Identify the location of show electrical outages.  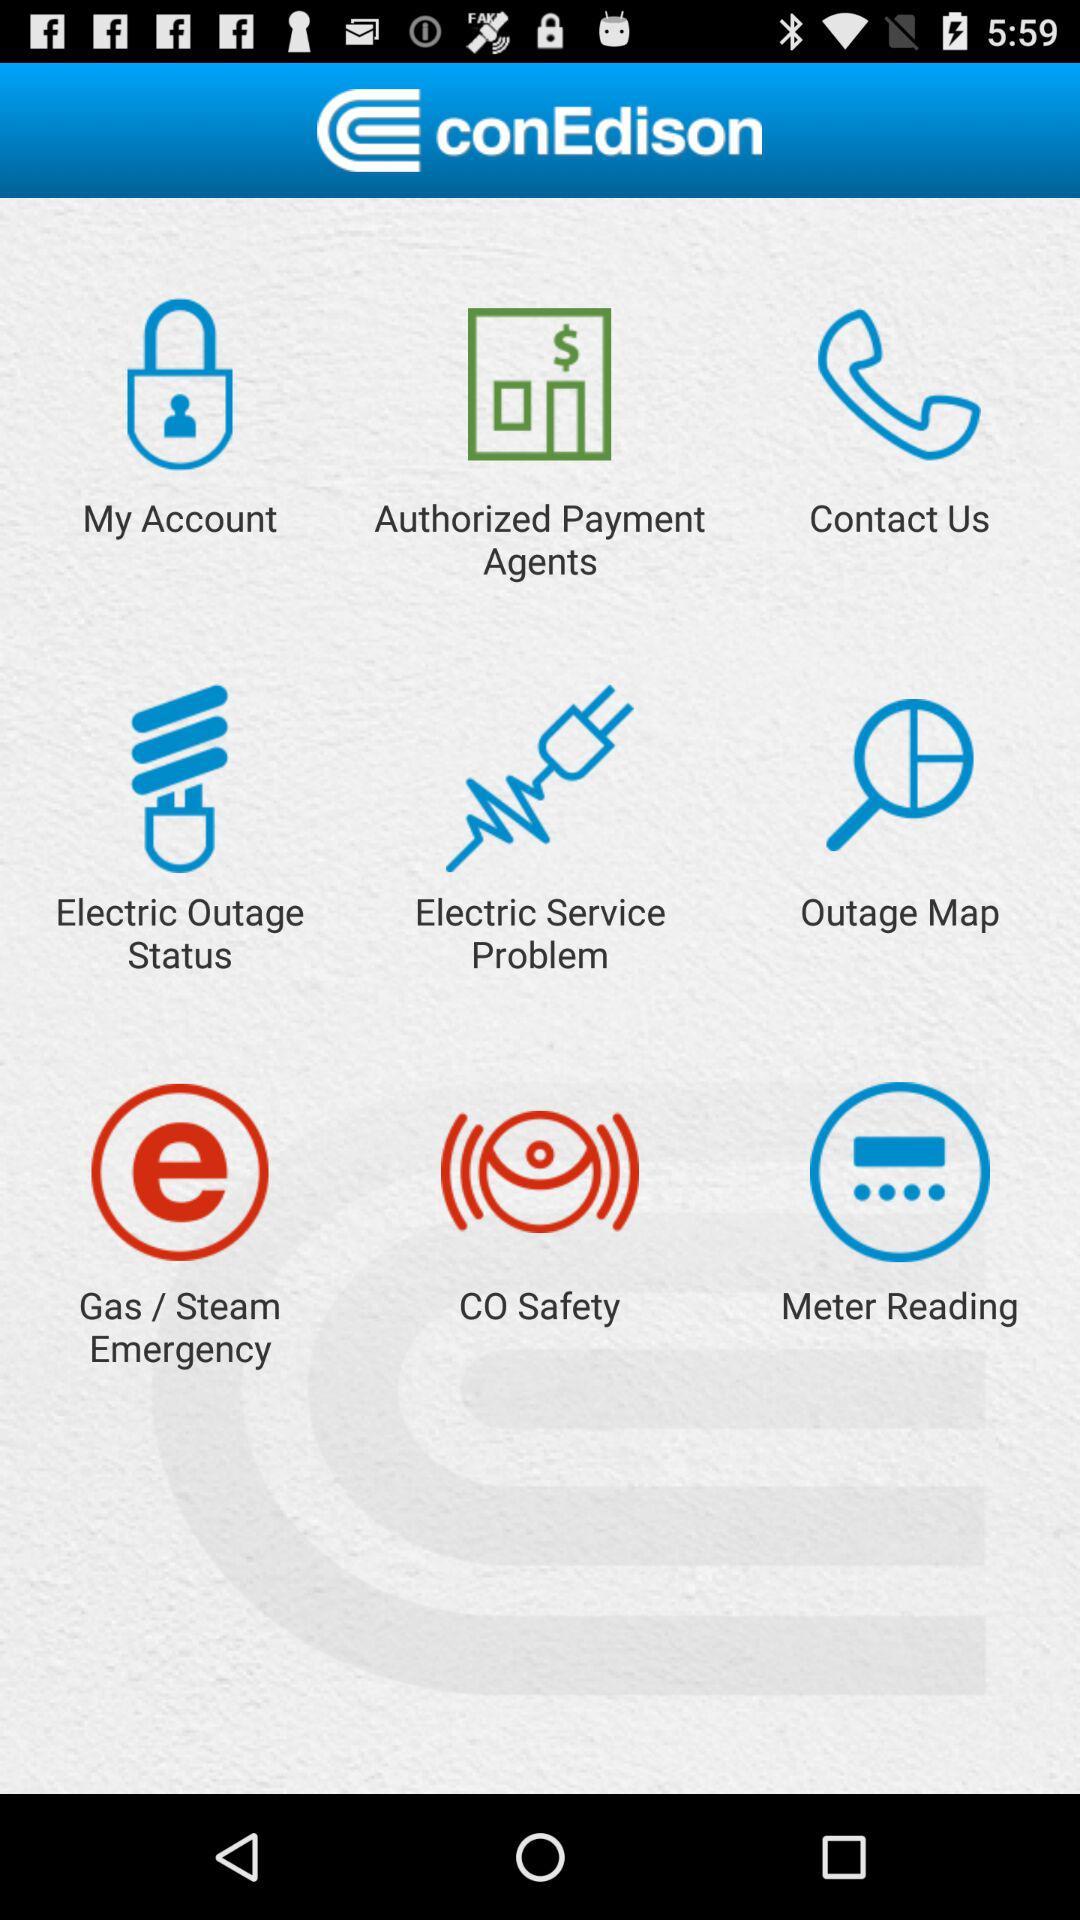
(178, 777).